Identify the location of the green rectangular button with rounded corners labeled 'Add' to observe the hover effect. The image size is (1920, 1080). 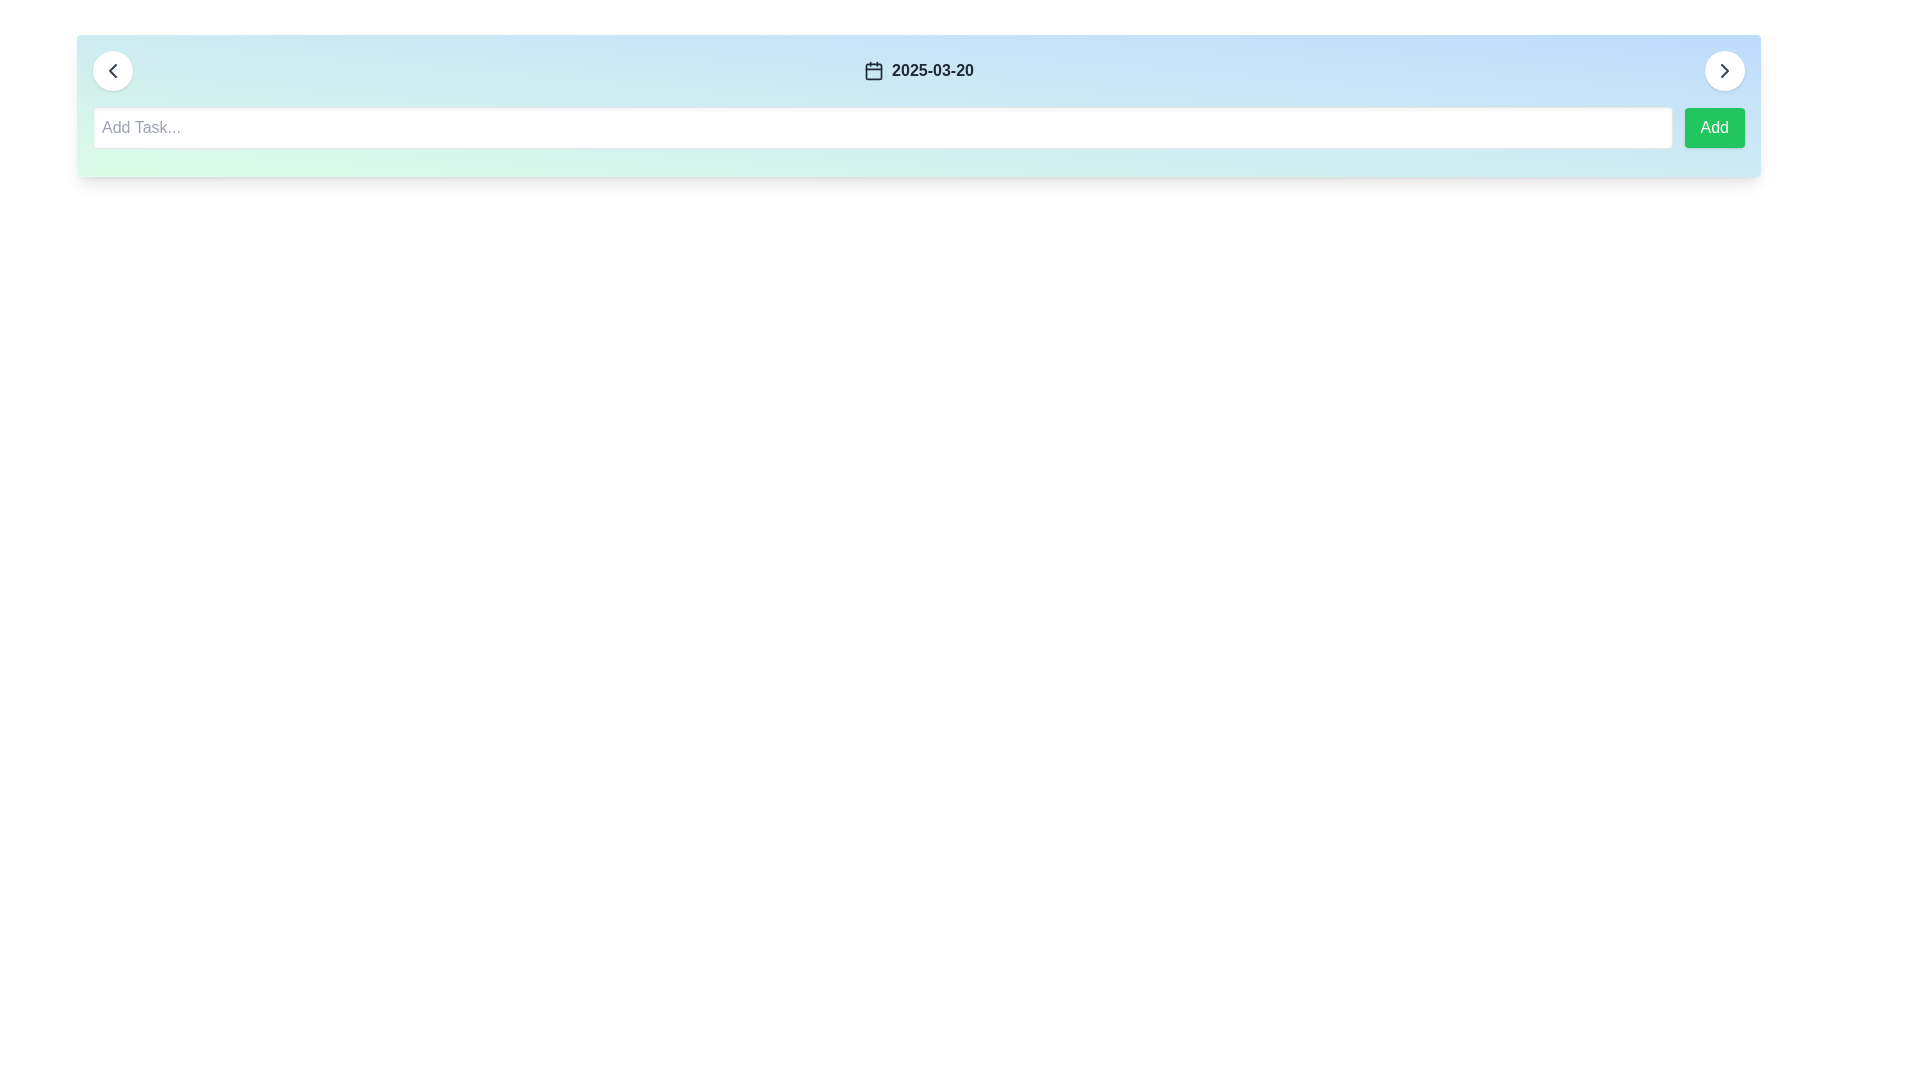
(1713, 127).